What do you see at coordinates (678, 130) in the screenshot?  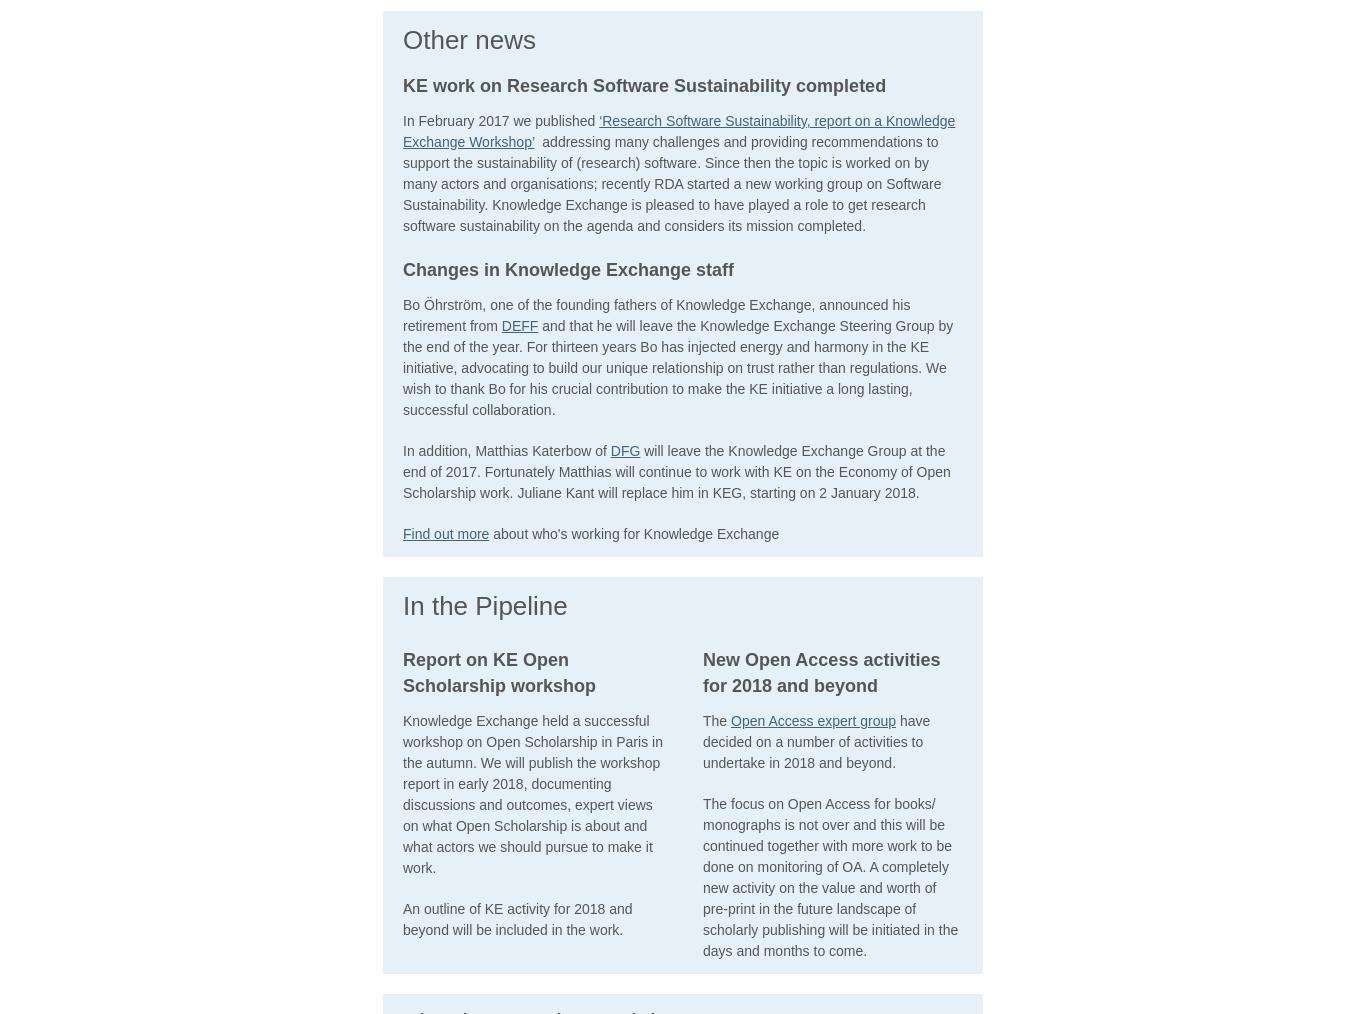 I see `'‘Research Software Sustainability, report on a Knowledge Exchange Workshop’'` at bounding box center [678, 130].